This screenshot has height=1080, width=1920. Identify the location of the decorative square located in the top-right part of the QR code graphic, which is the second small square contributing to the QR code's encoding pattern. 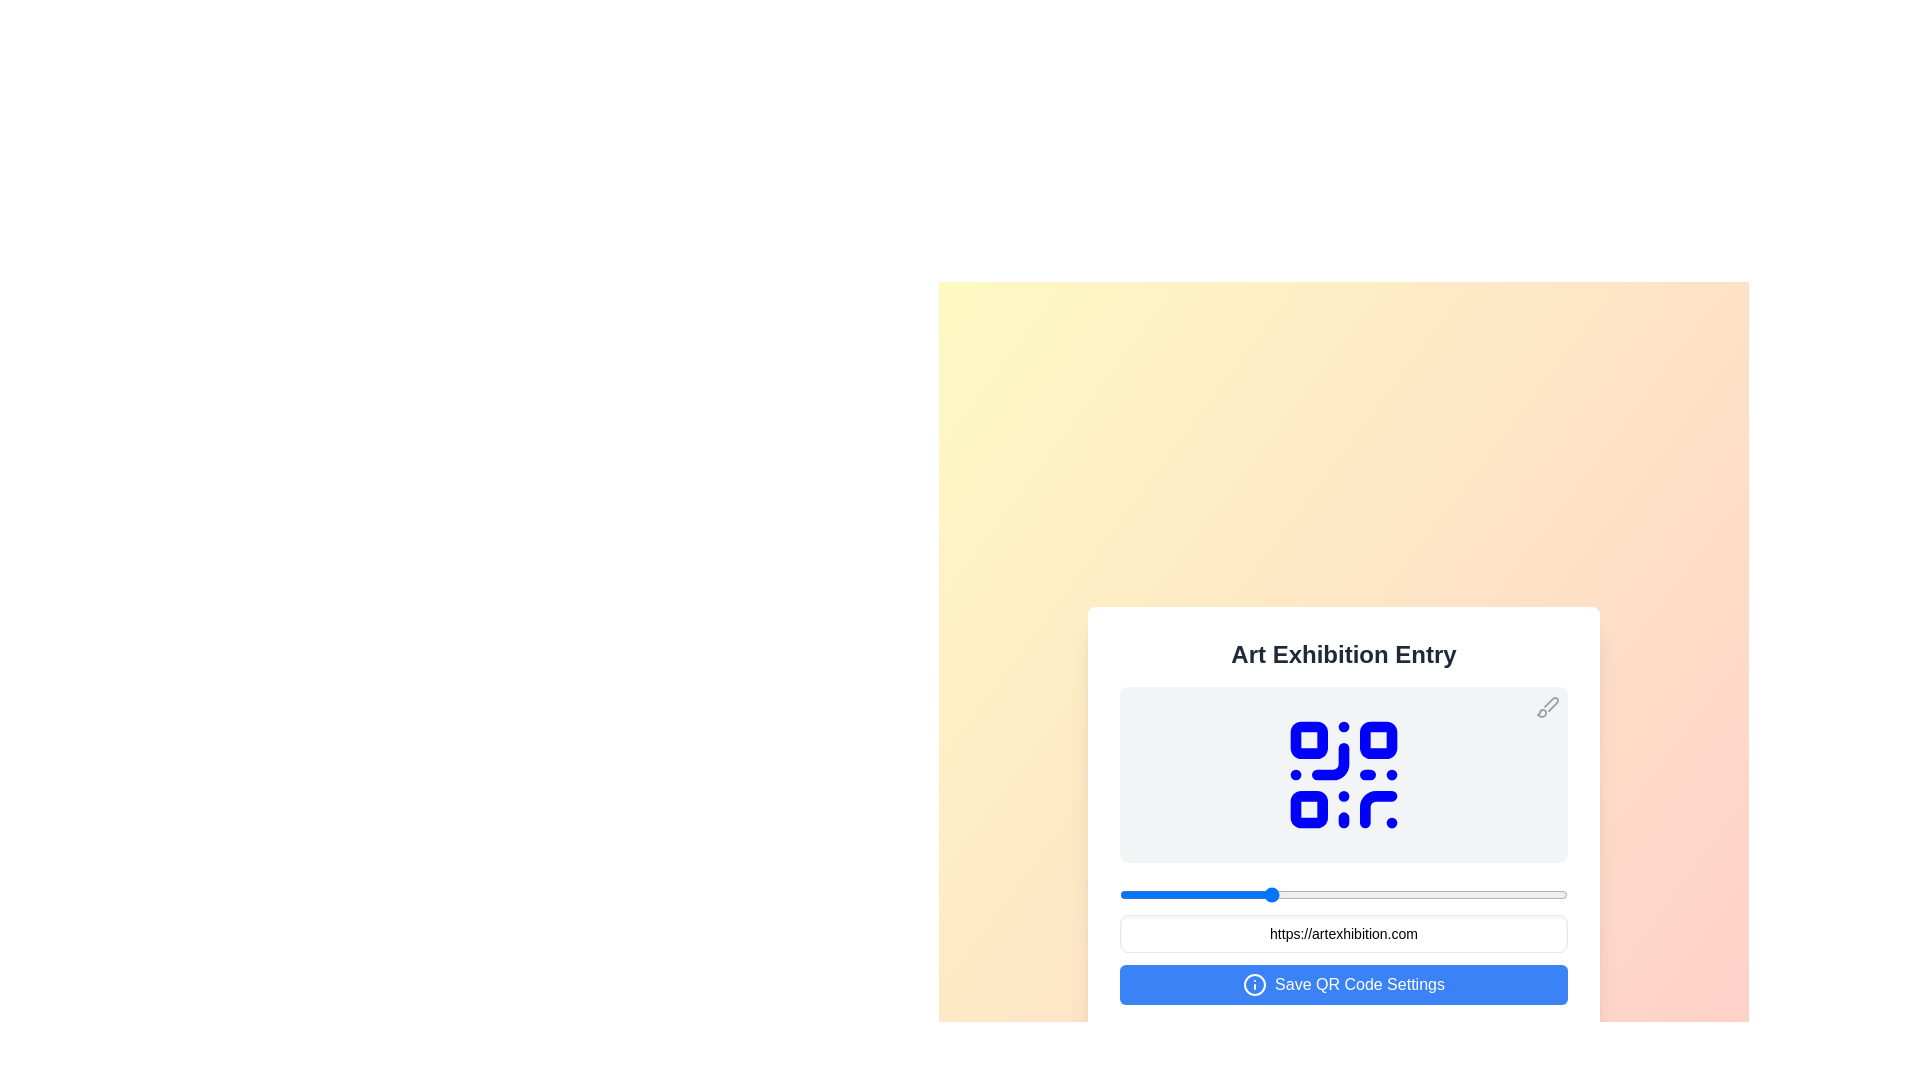
(1377, 740).